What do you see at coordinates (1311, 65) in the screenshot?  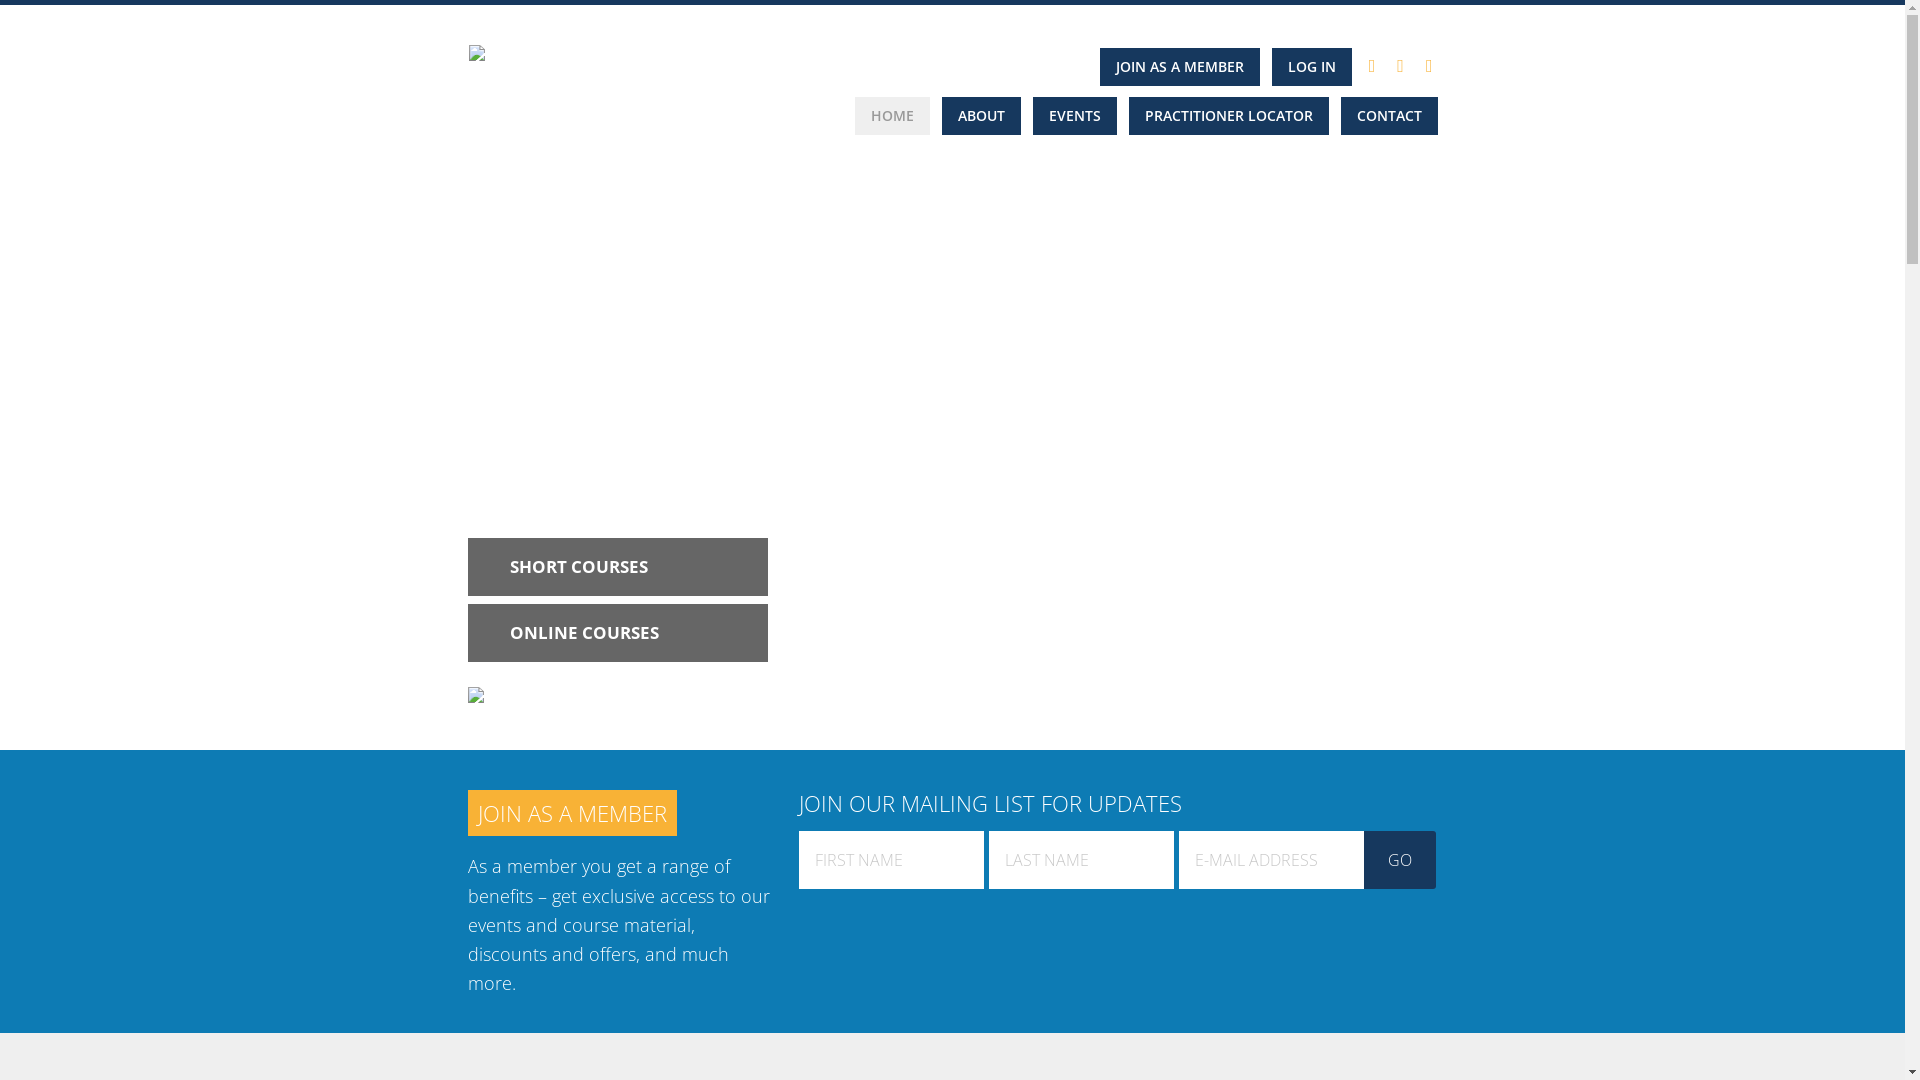 I see `'LOG IN'` at bounding box center [1311, 65].